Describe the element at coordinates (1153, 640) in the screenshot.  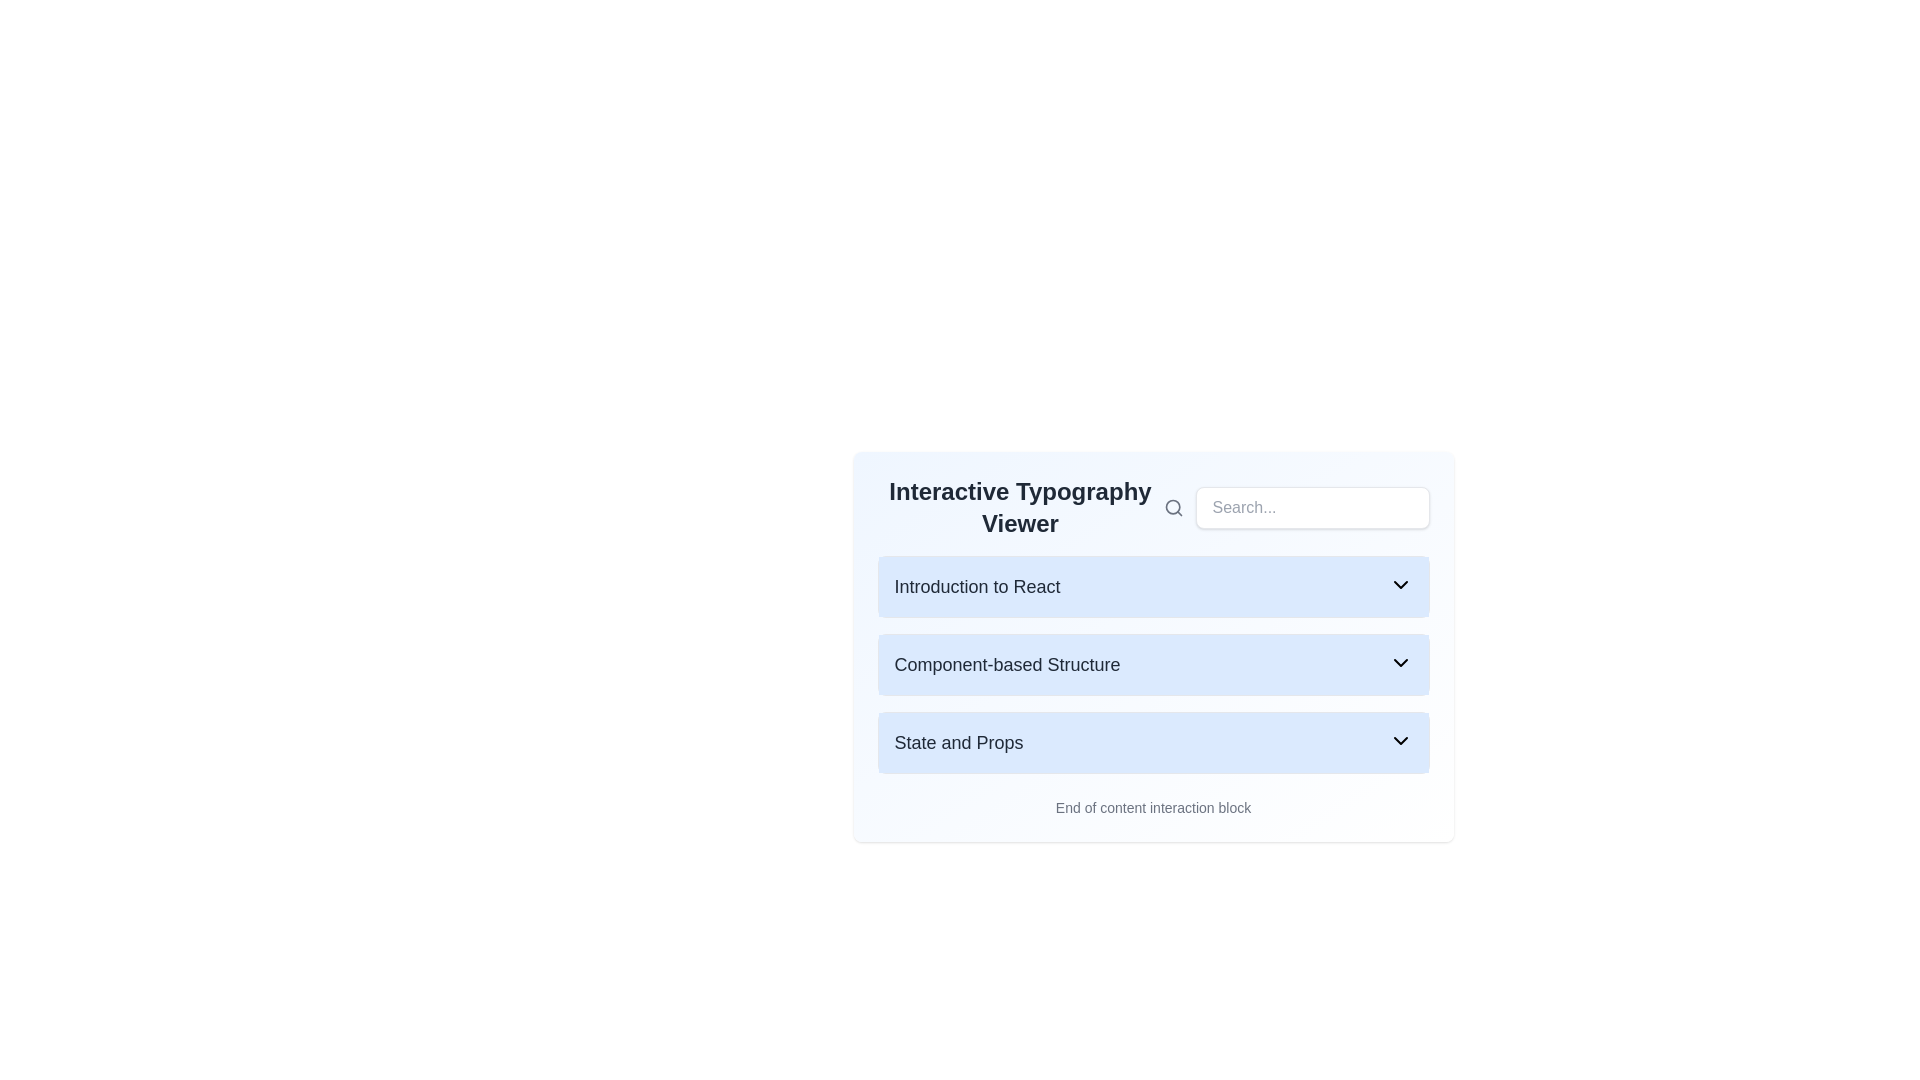
I see `the second menu item in the 'Interactive Typography Viewer' panel` at that location.